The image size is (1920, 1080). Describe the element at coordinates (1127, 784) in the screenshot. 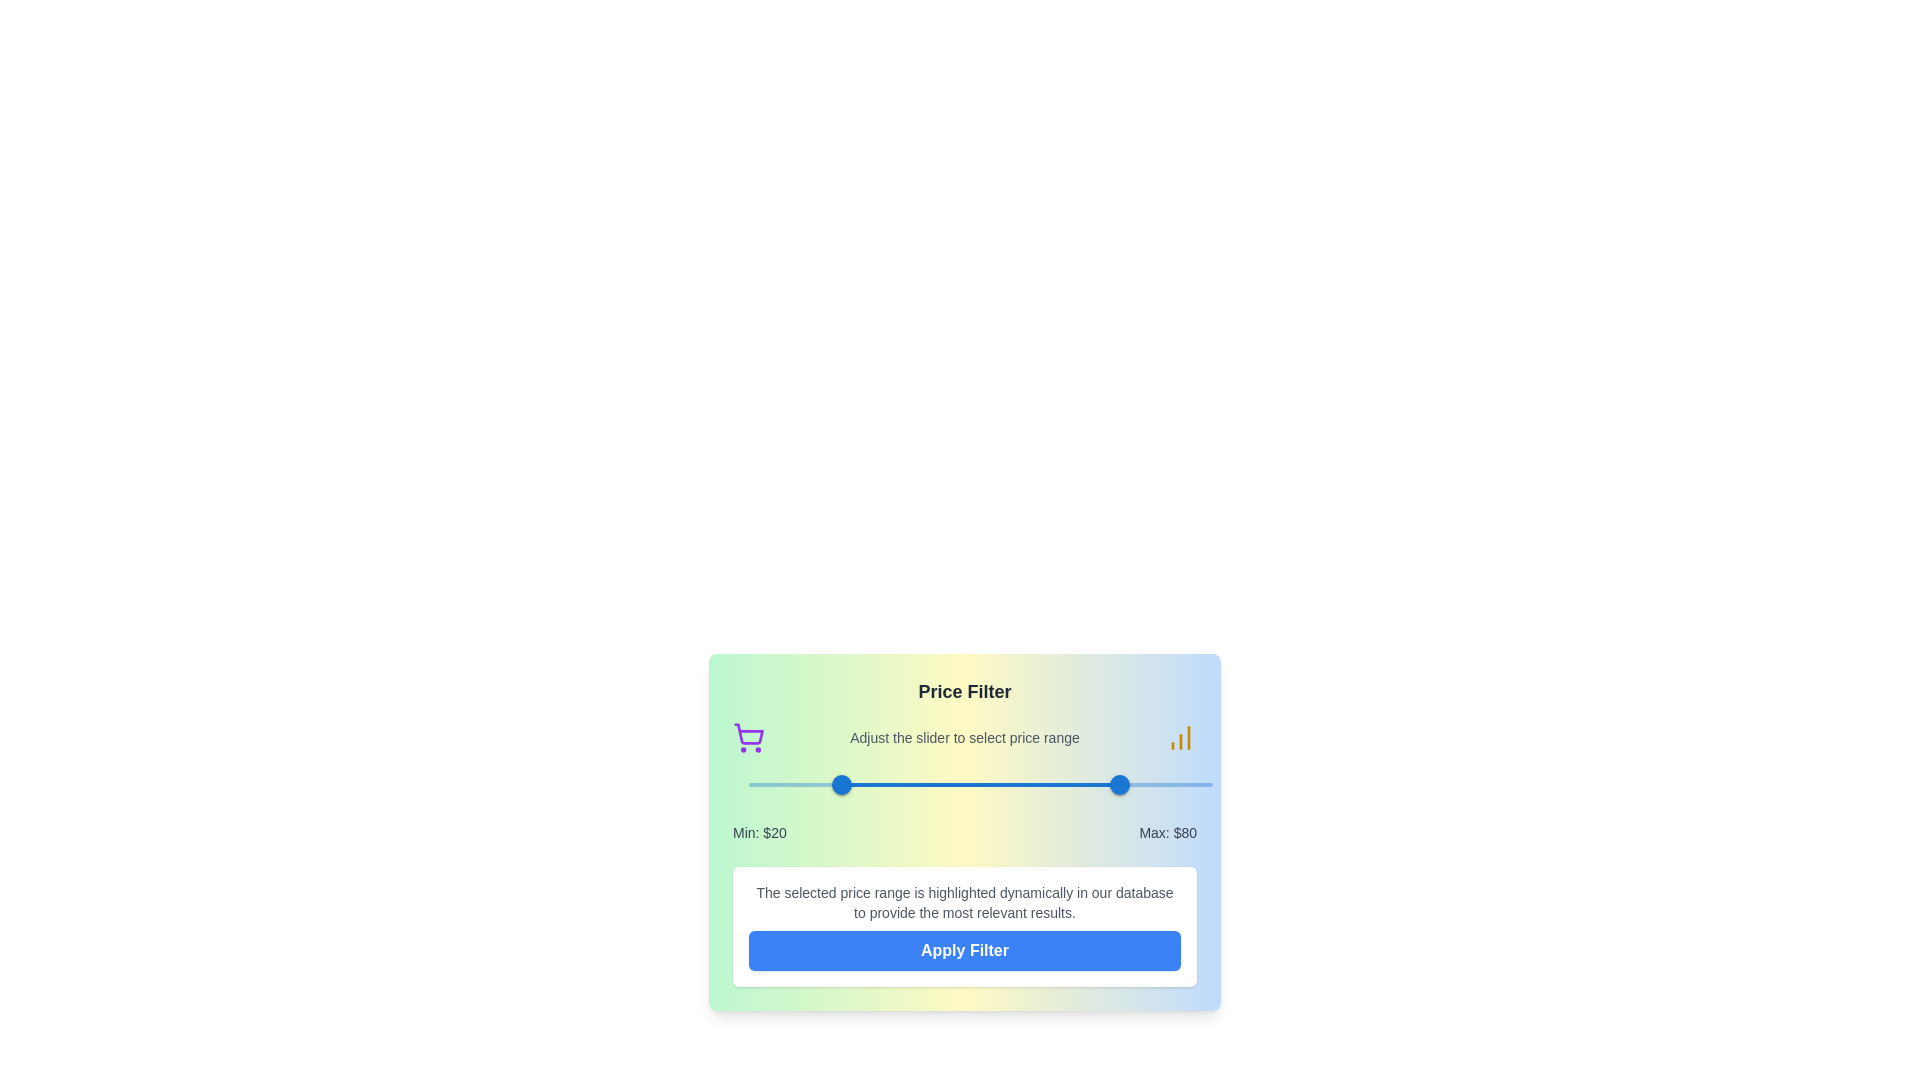

I see `slider value` at that location.